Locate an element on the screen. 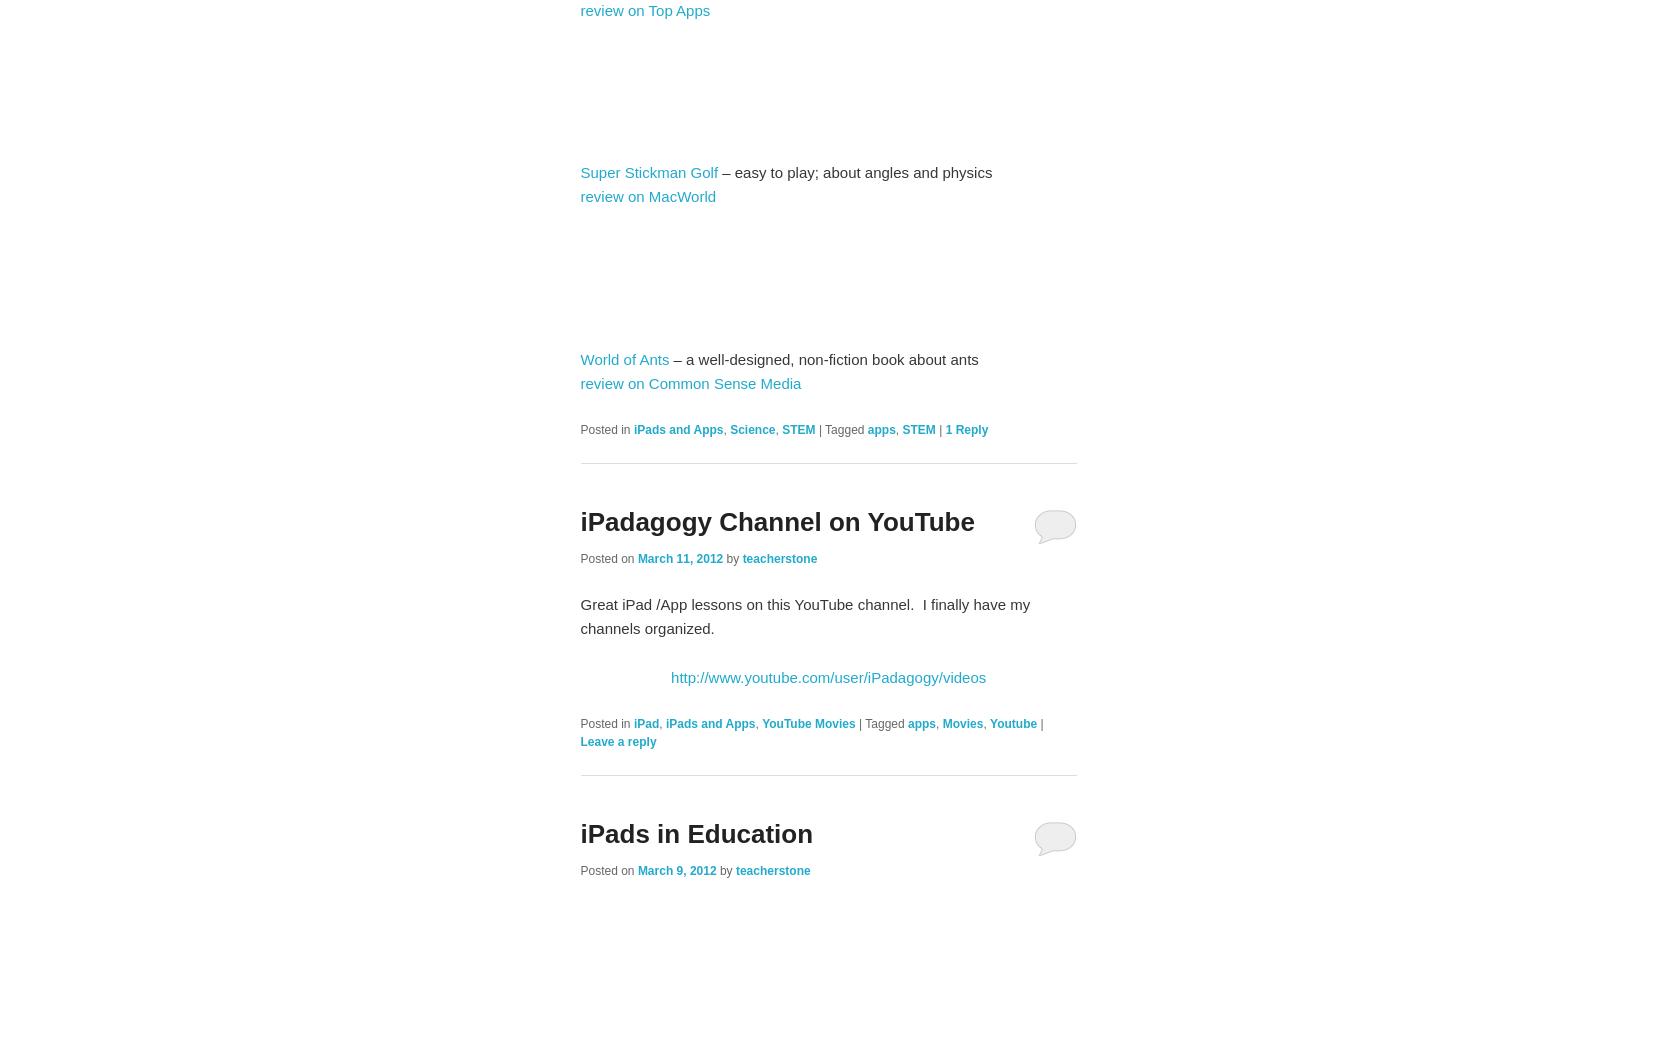  'Great iPad /App lessons on this YouTube channel.  I finally have my channels organized.' is located at coordinates (803, 615).